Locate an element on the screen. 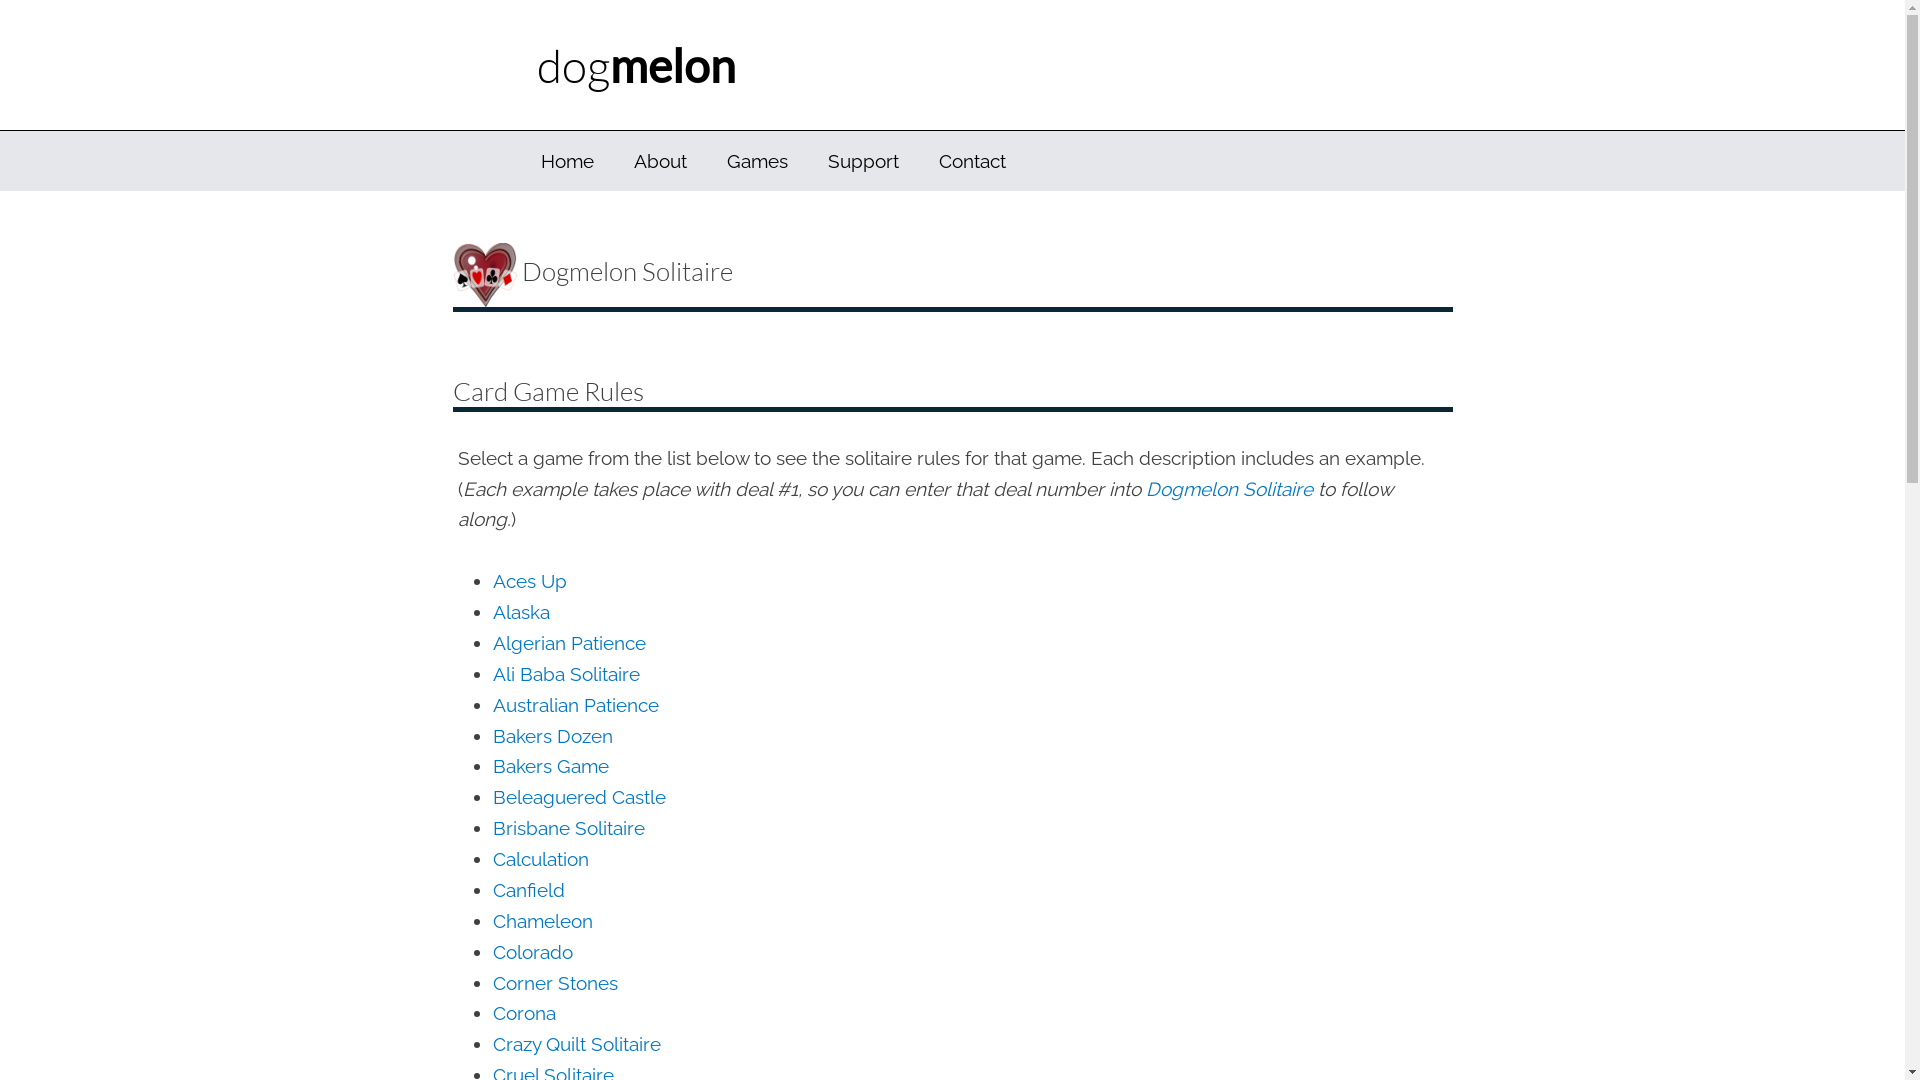 The height and width of the screenshot is (1080, 1920). 'Contact' is located at coordinates (971, 160).